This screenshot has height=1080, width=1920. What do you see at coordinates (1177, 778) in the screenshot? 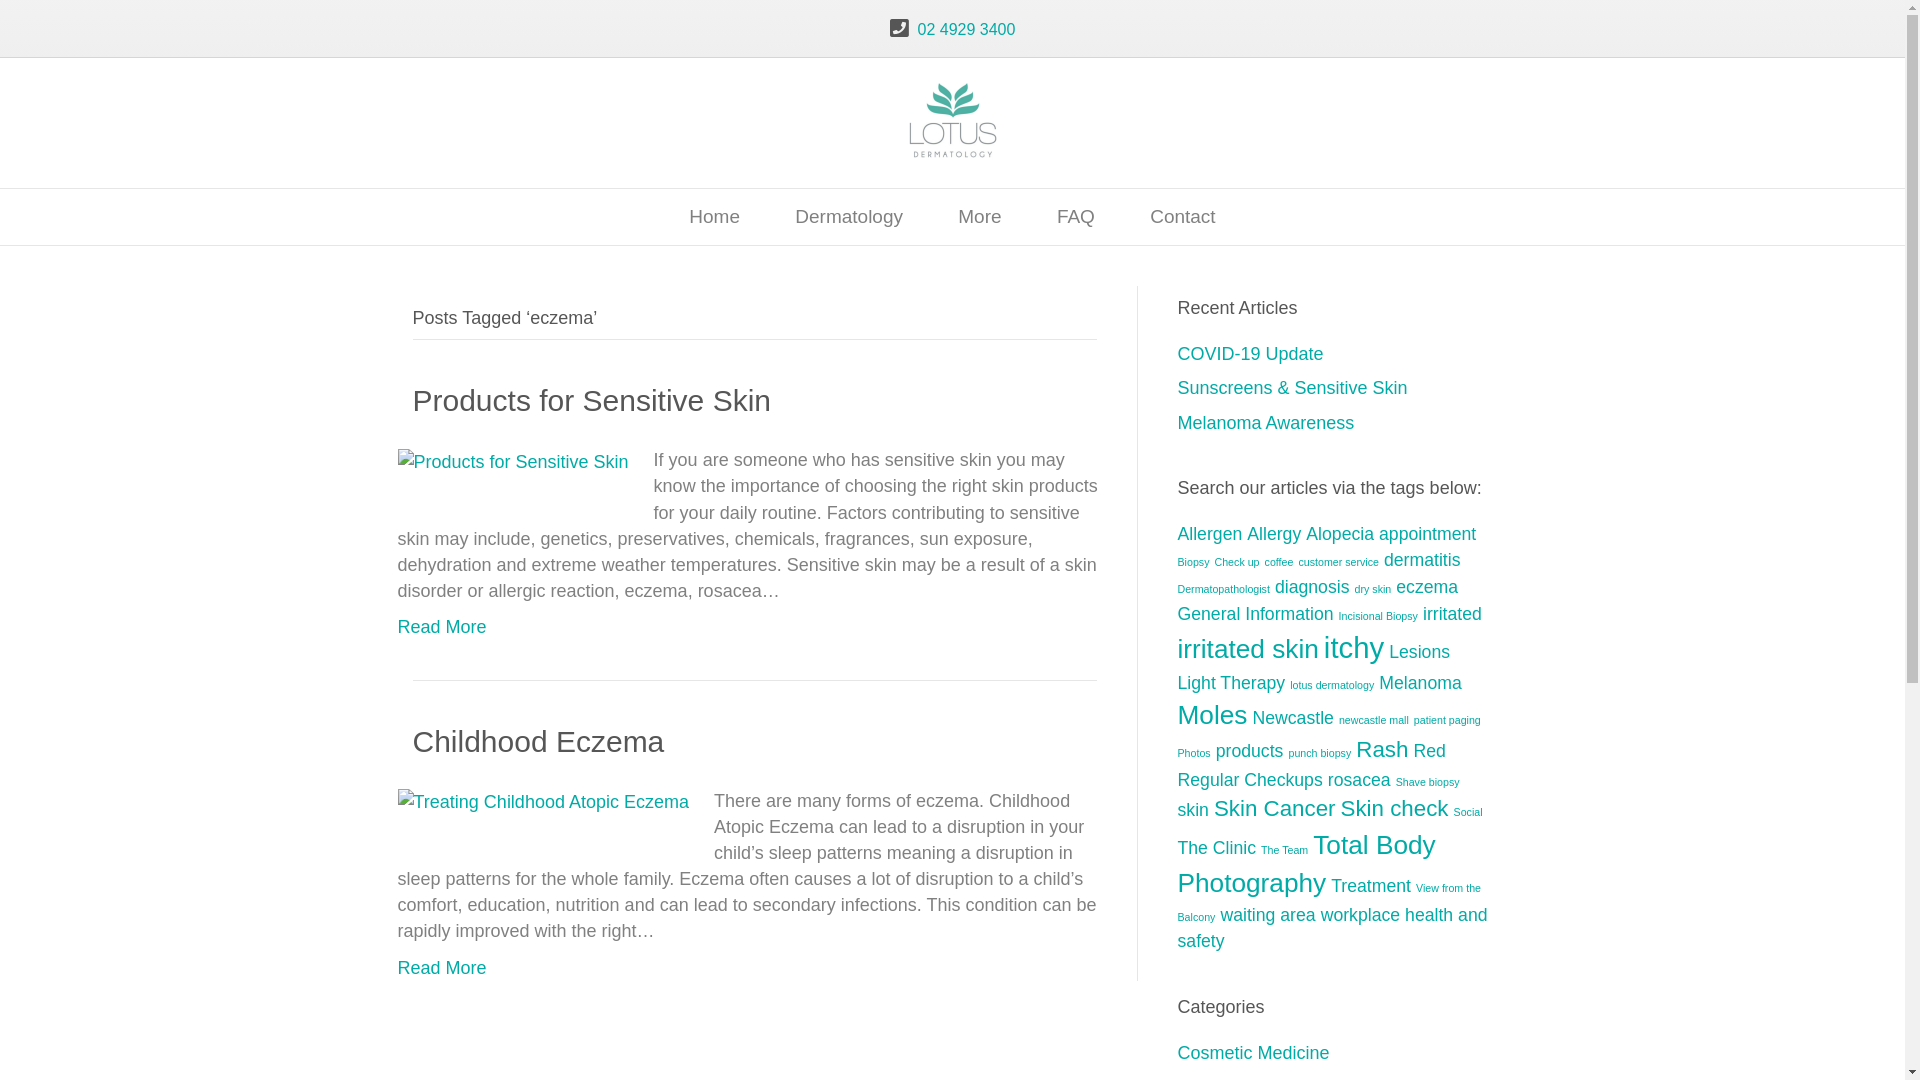
I see `'Regular Checkups'` at bounding box center [1177, 778].